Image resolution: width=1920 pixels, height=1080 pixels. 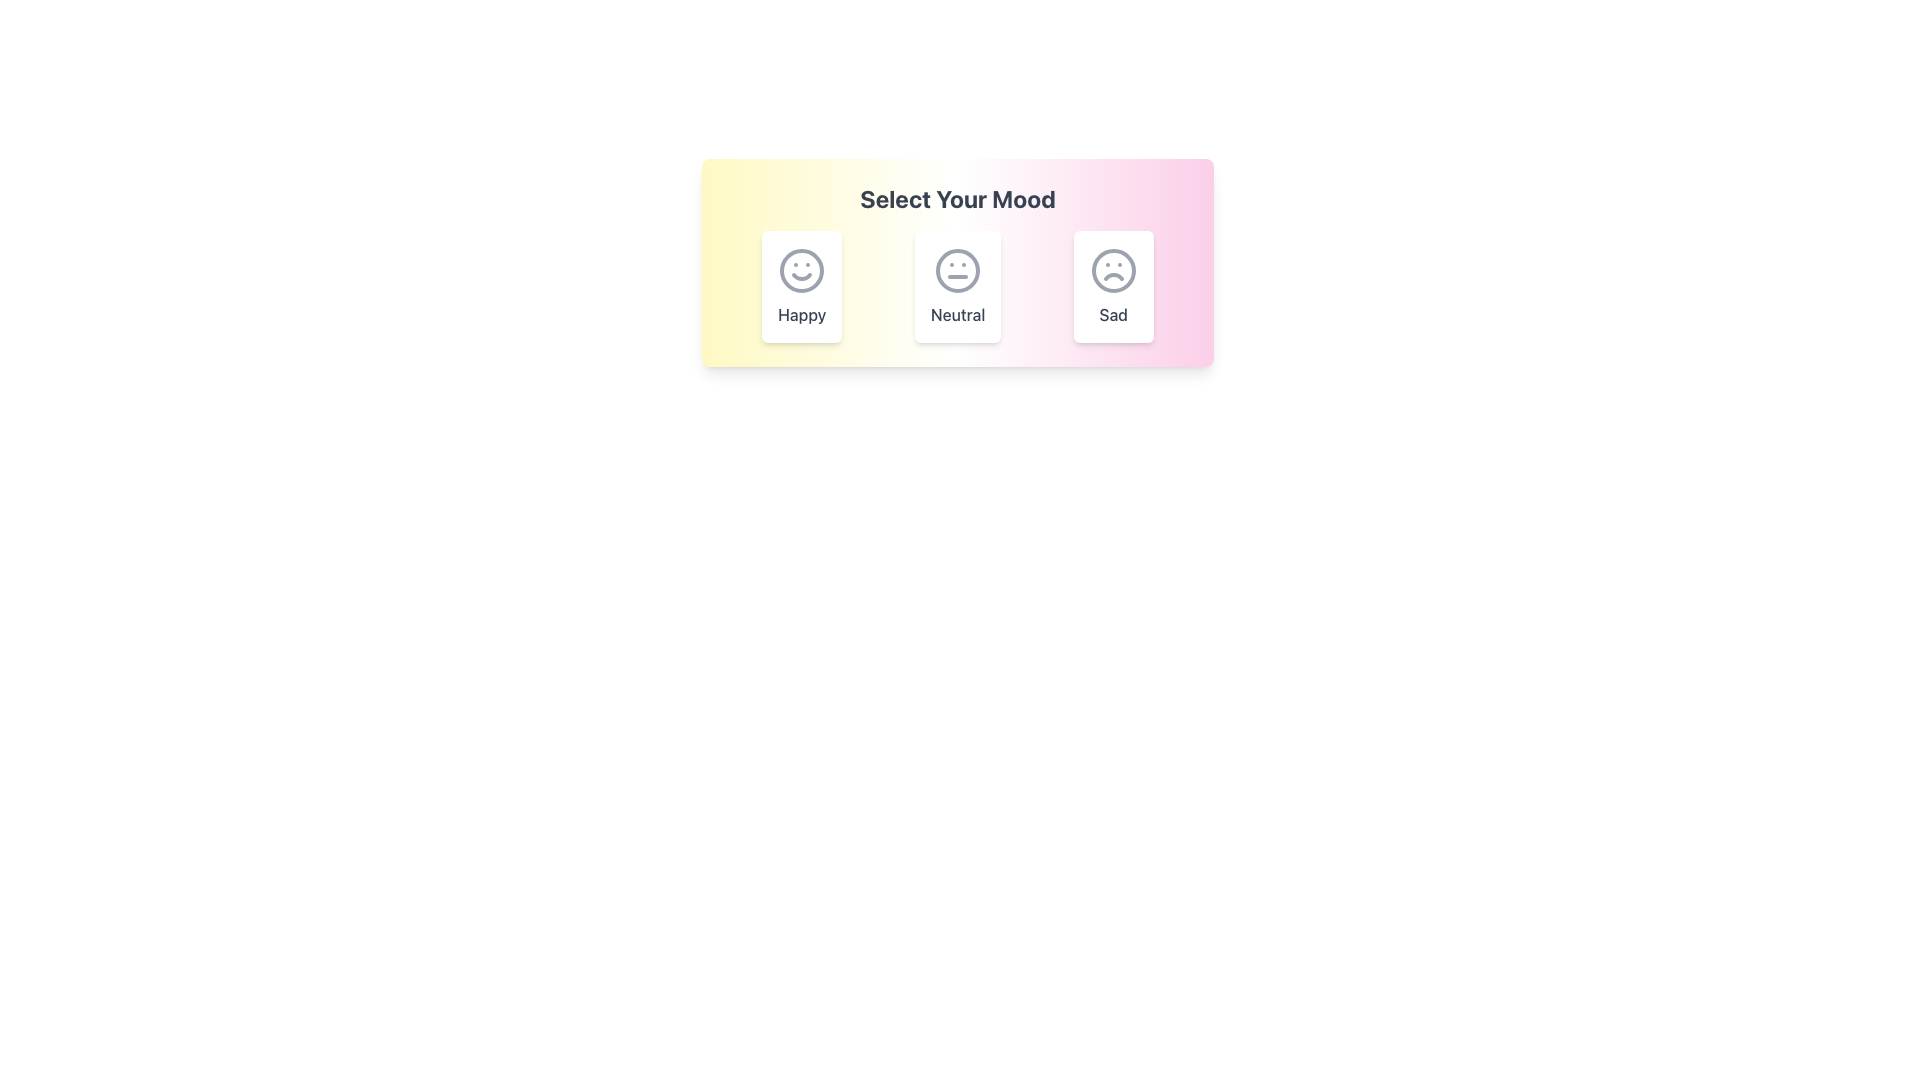 I want to click on the SVG circle representing the outline of the sad face icon in the third mood selection card labeled 'Sad', so click(x=1112, y=270).